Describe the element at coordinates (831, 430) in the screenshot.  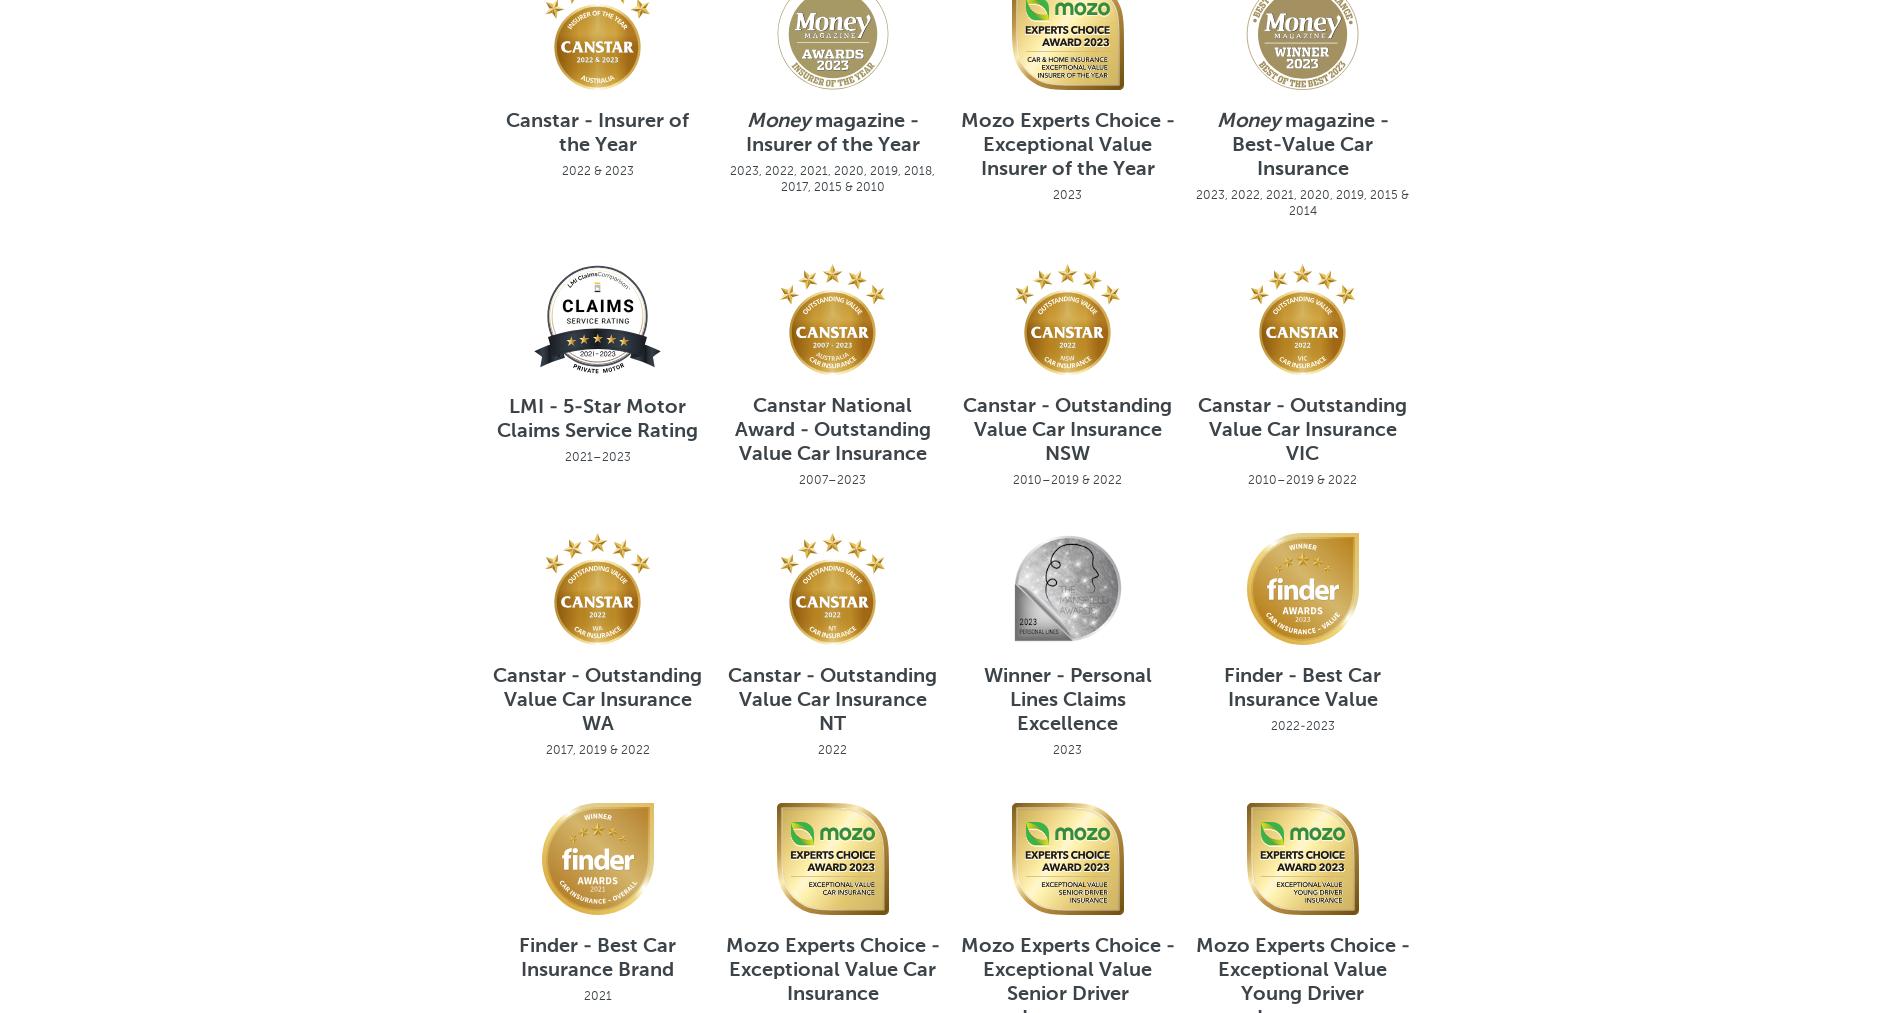
I see `'Canstar National Award - Outstanding Value Car Insurance'` at that location.